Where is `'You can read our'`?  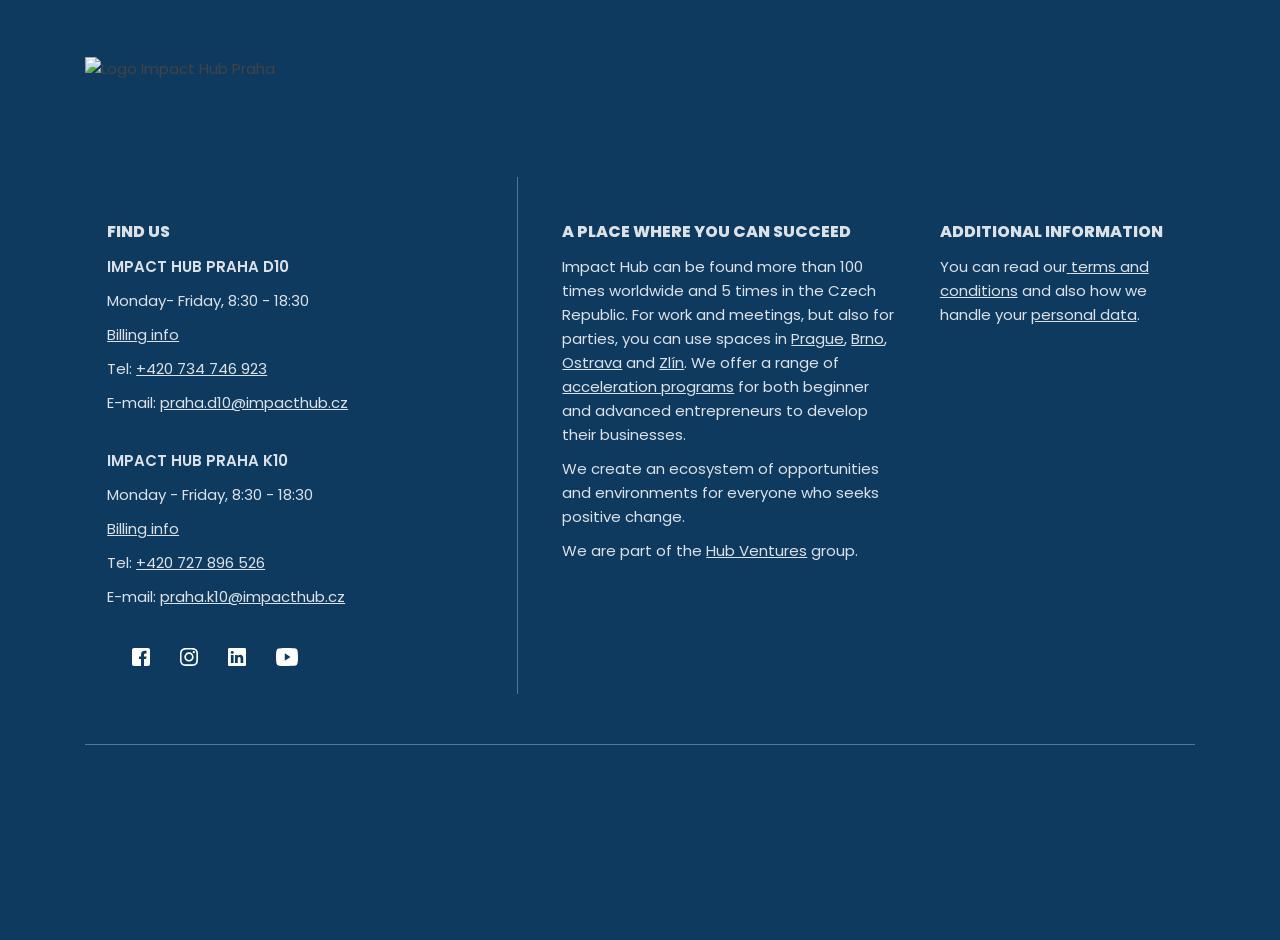
'You can read our' is located at coordinates (938, 266).